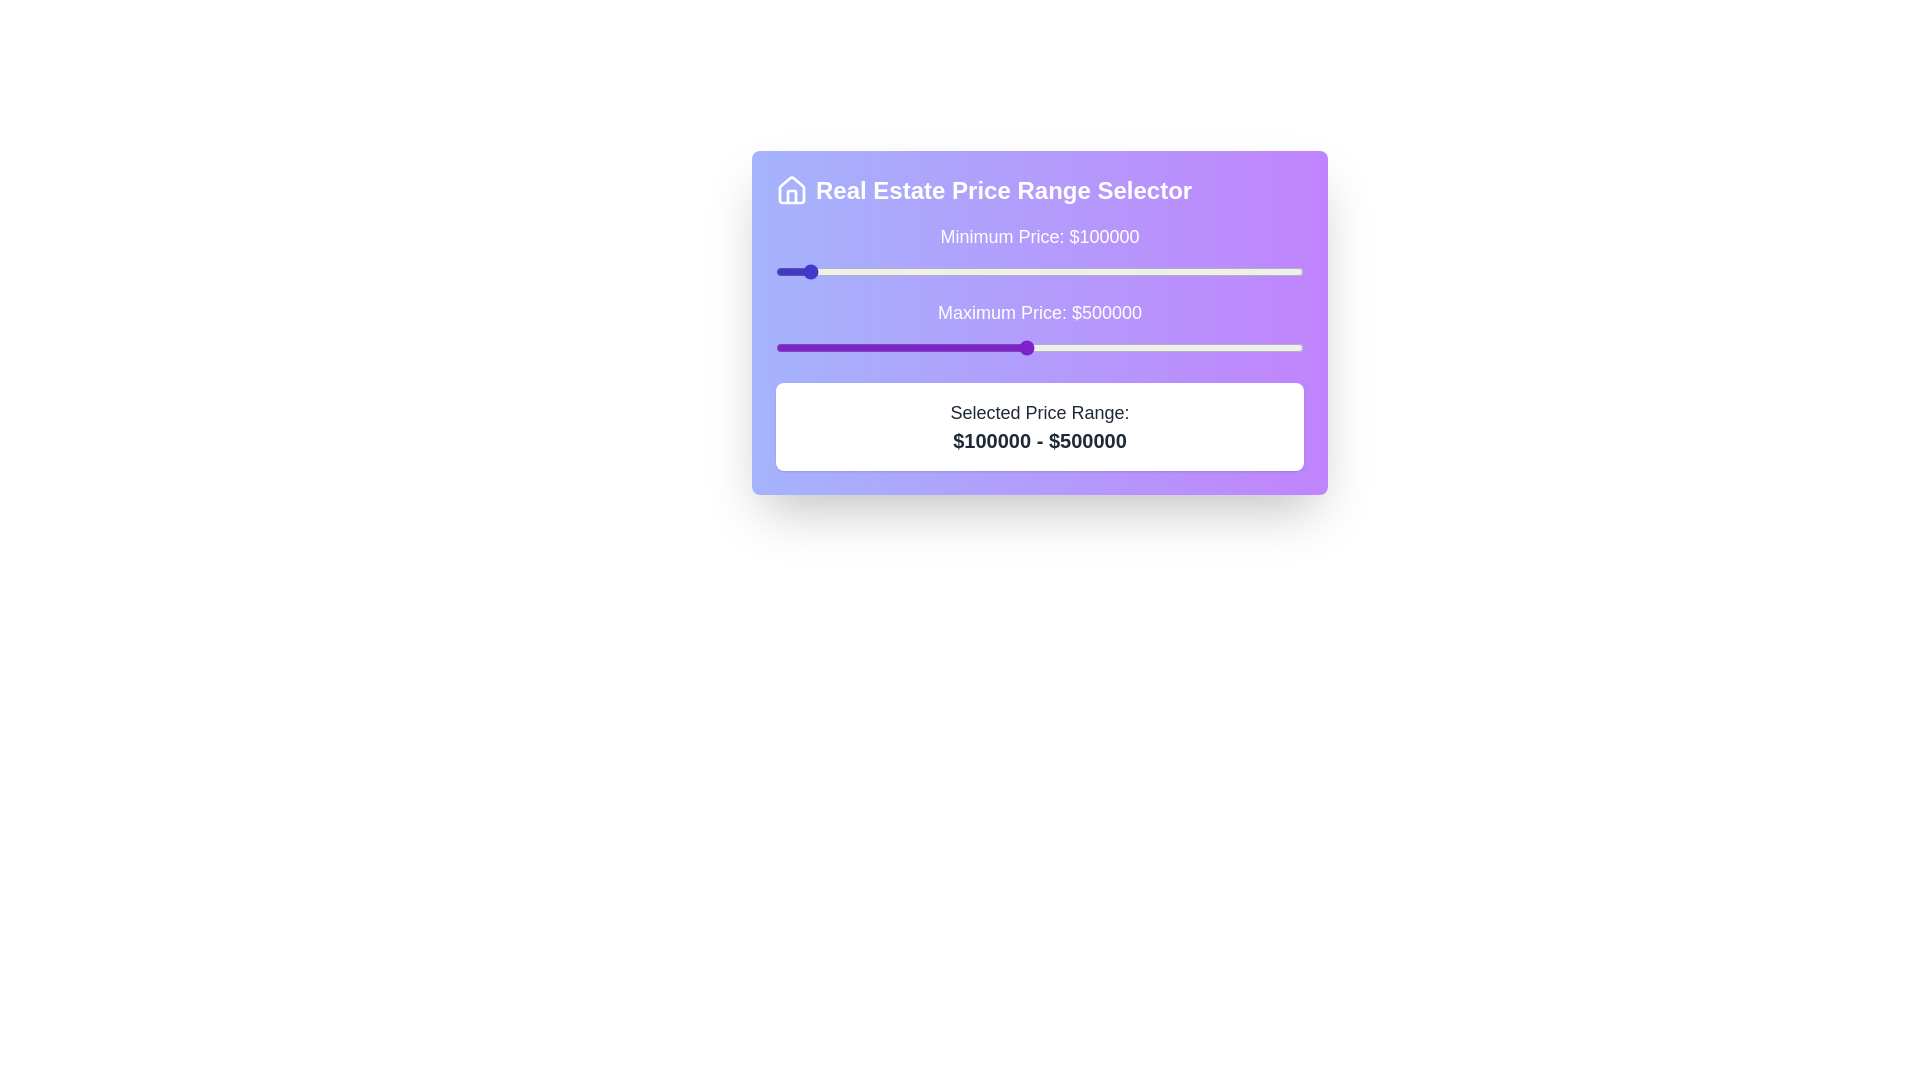 The image size is (1920, 1080). Describe the element at coordinates (946, 272) in the screenshot. I see `the minimum price slider to 359169 dollars` at that location.